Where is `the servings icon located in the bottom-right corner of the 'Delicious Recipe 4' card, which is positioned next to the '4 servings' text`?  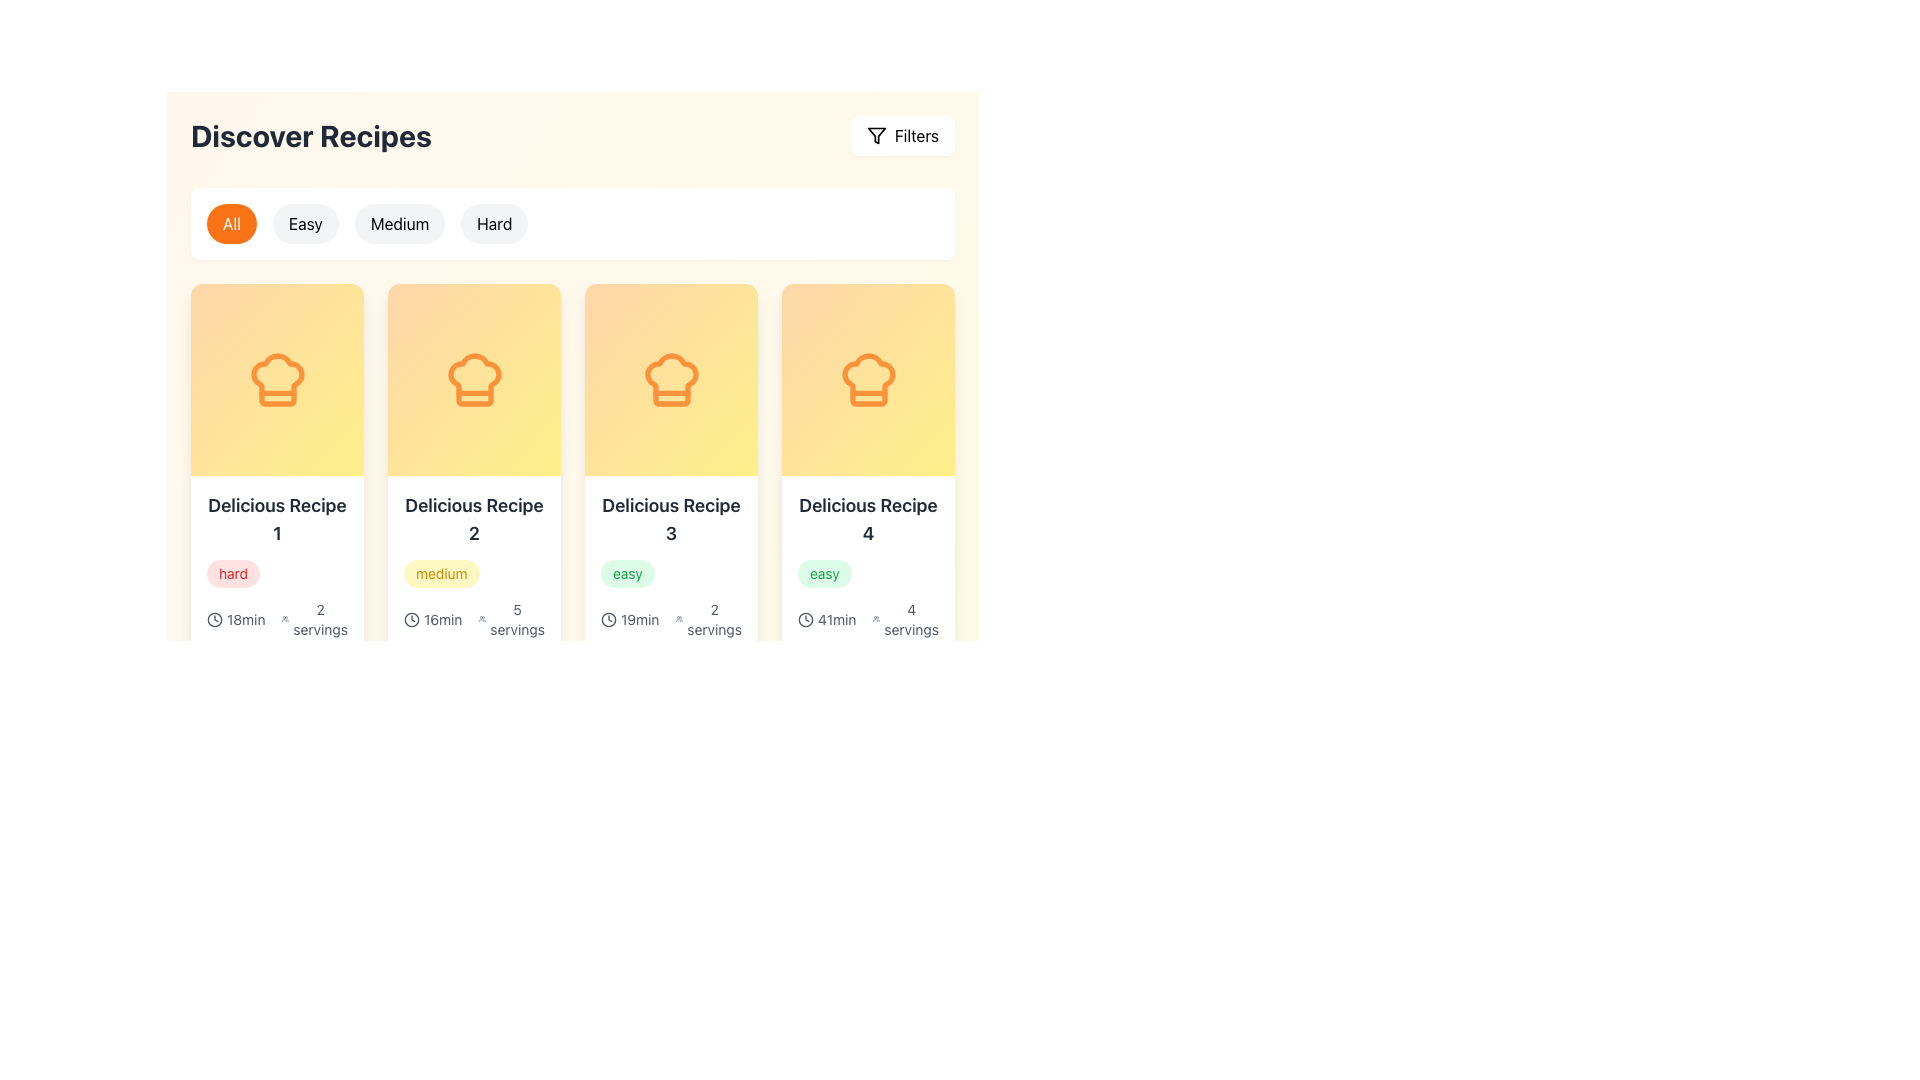 the servings icon located in the bottom-right corner of the 'Delicious Recipe 4' card, which is positioned next to the '4 servings' text is located at coordinates (679, 1063).